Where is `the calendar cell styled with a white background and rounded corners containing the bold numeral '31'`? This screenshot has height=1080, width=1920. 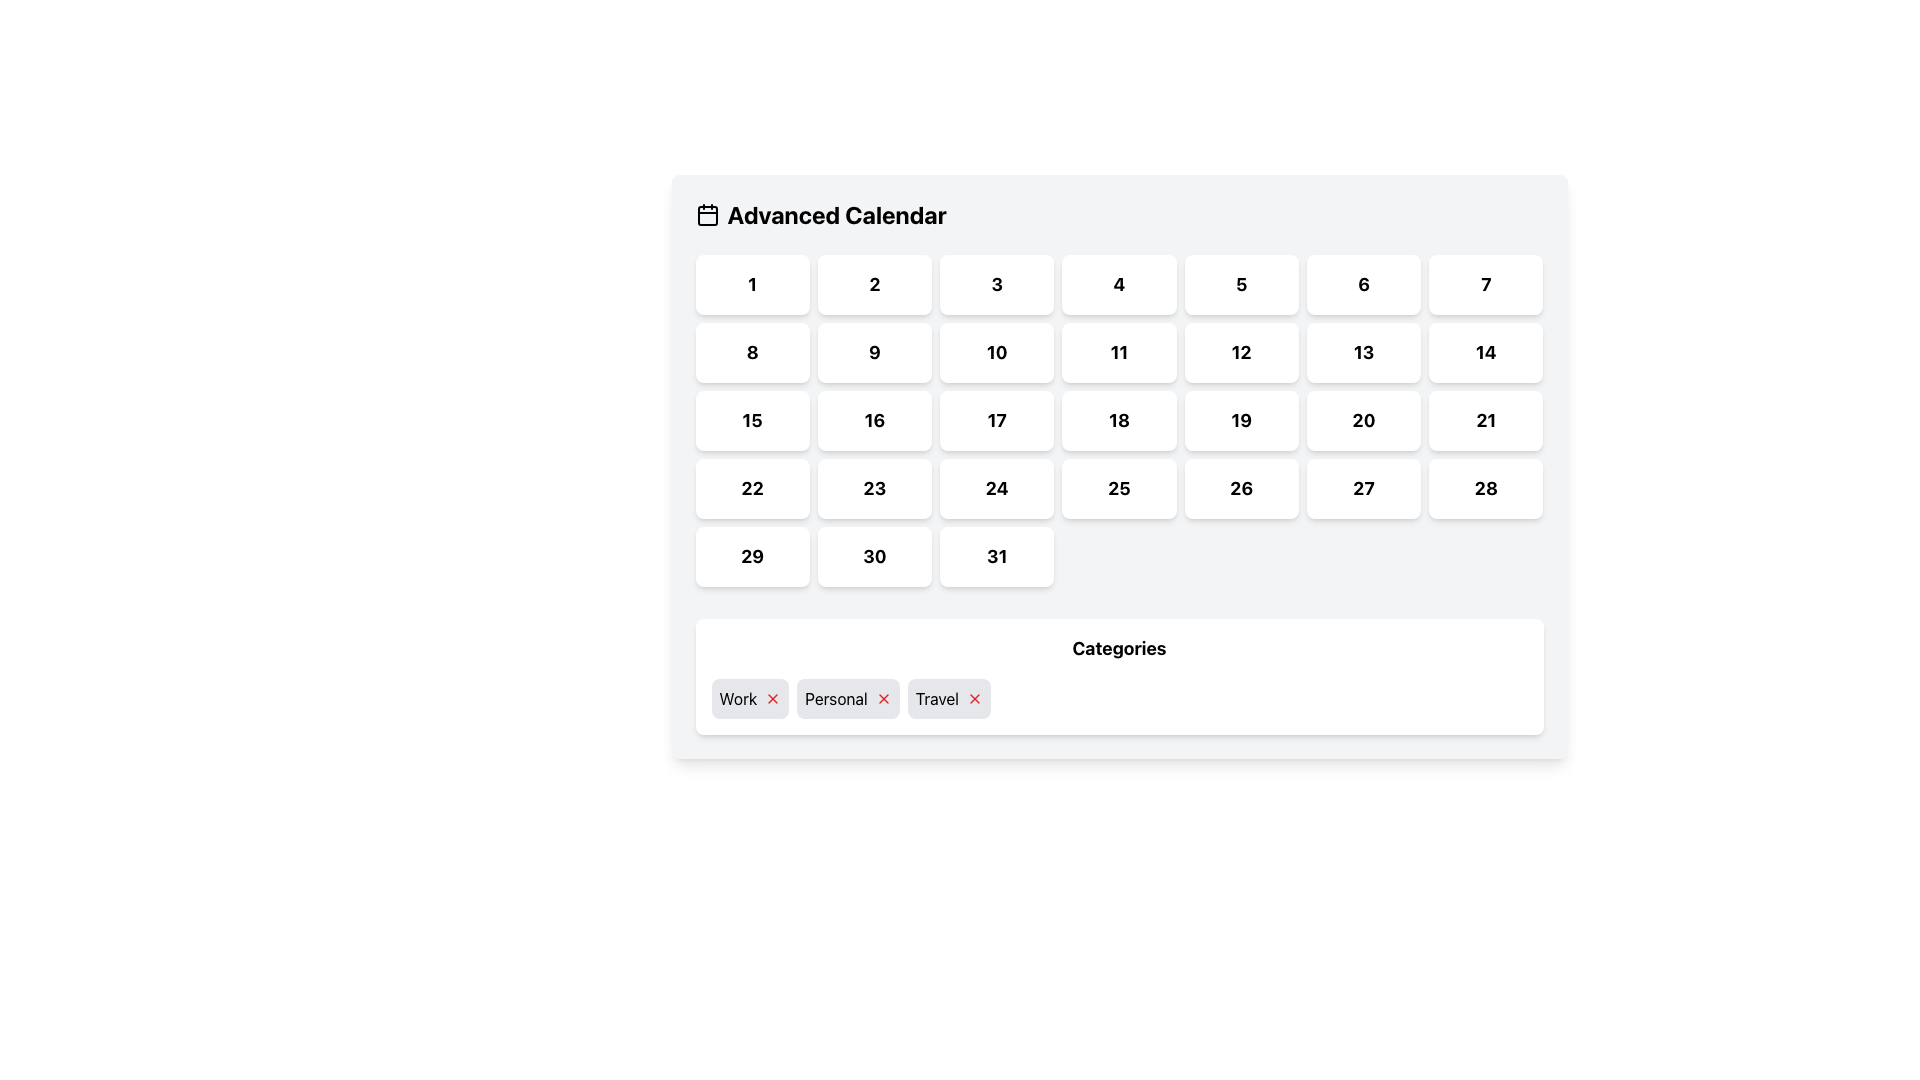
the calendar cell styled with a white background and rounded corners containing the bold numeral '31' is located at coordinates (997, 556).